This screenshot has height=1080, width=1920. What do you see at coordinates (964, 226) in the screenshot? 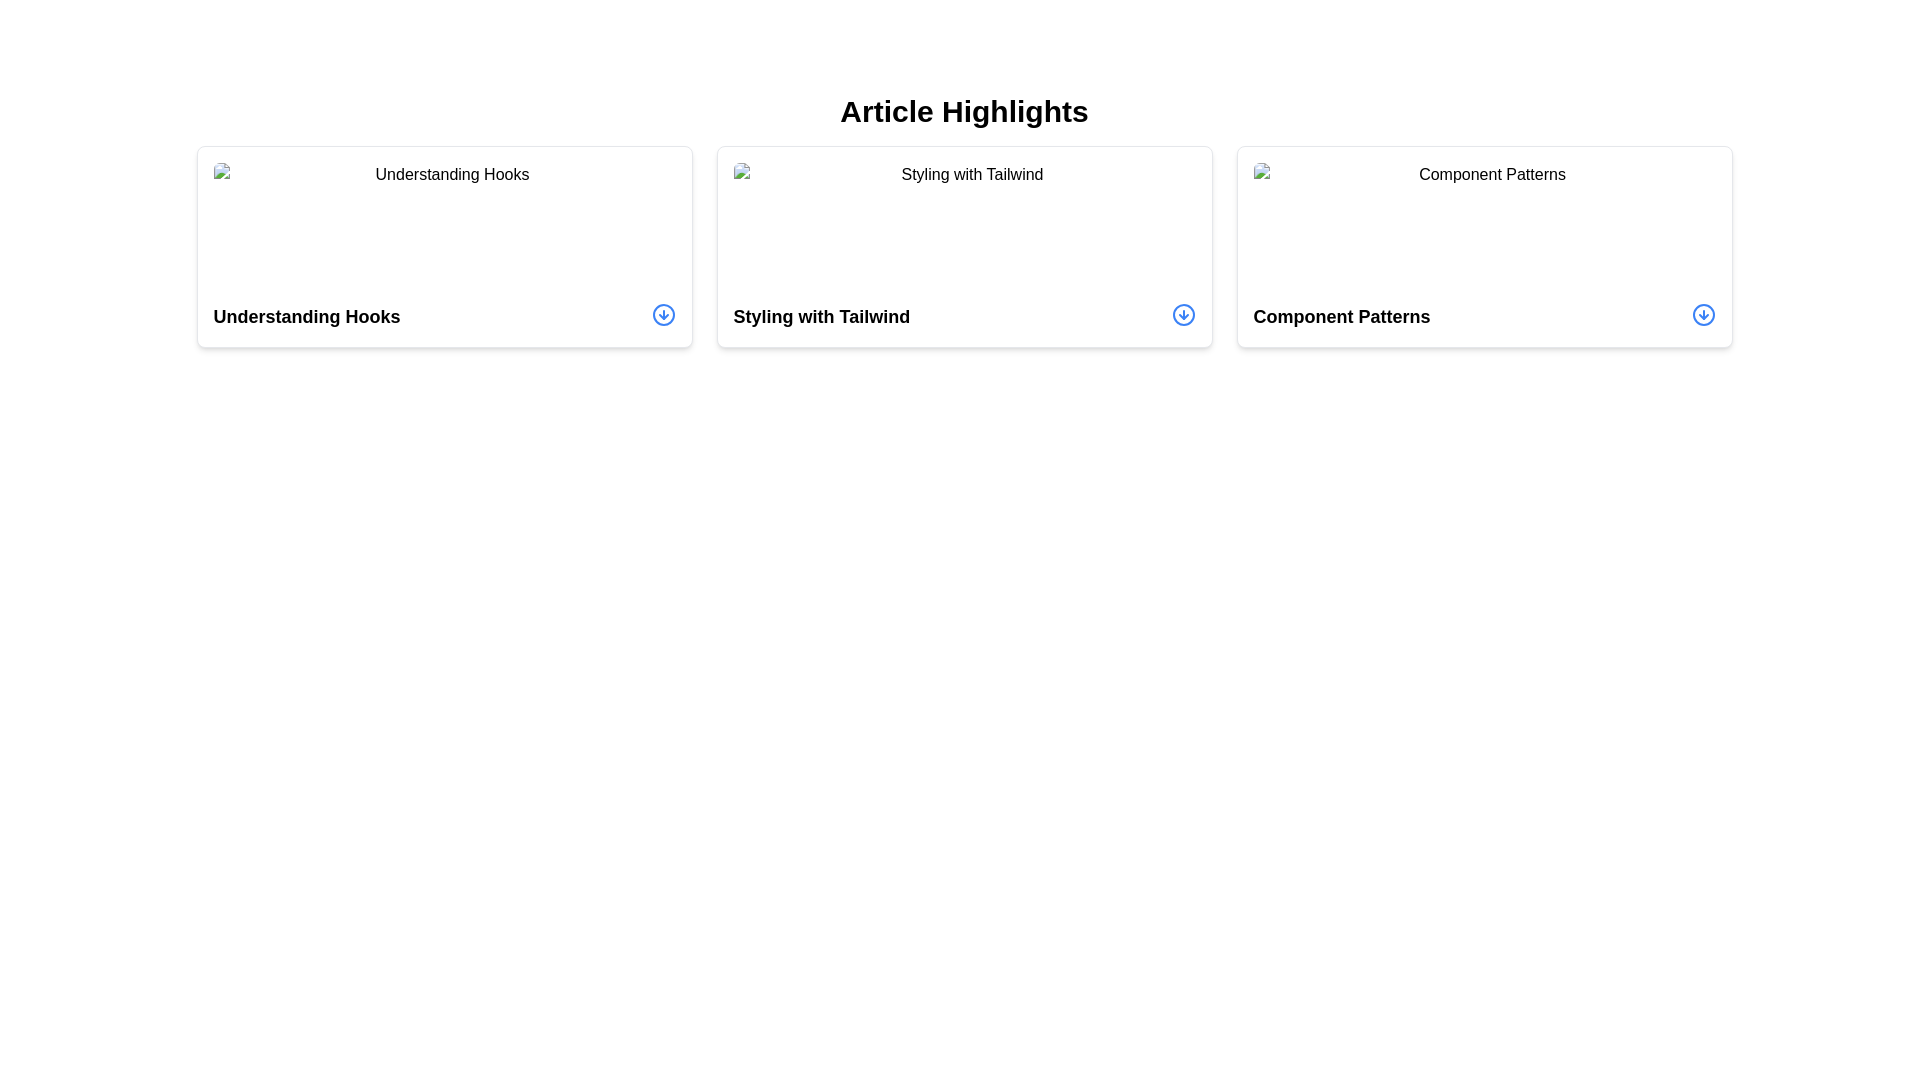
I see `the image labeled 'Styling with Tailwind' within its card layout` at bounding box center [964, 226].